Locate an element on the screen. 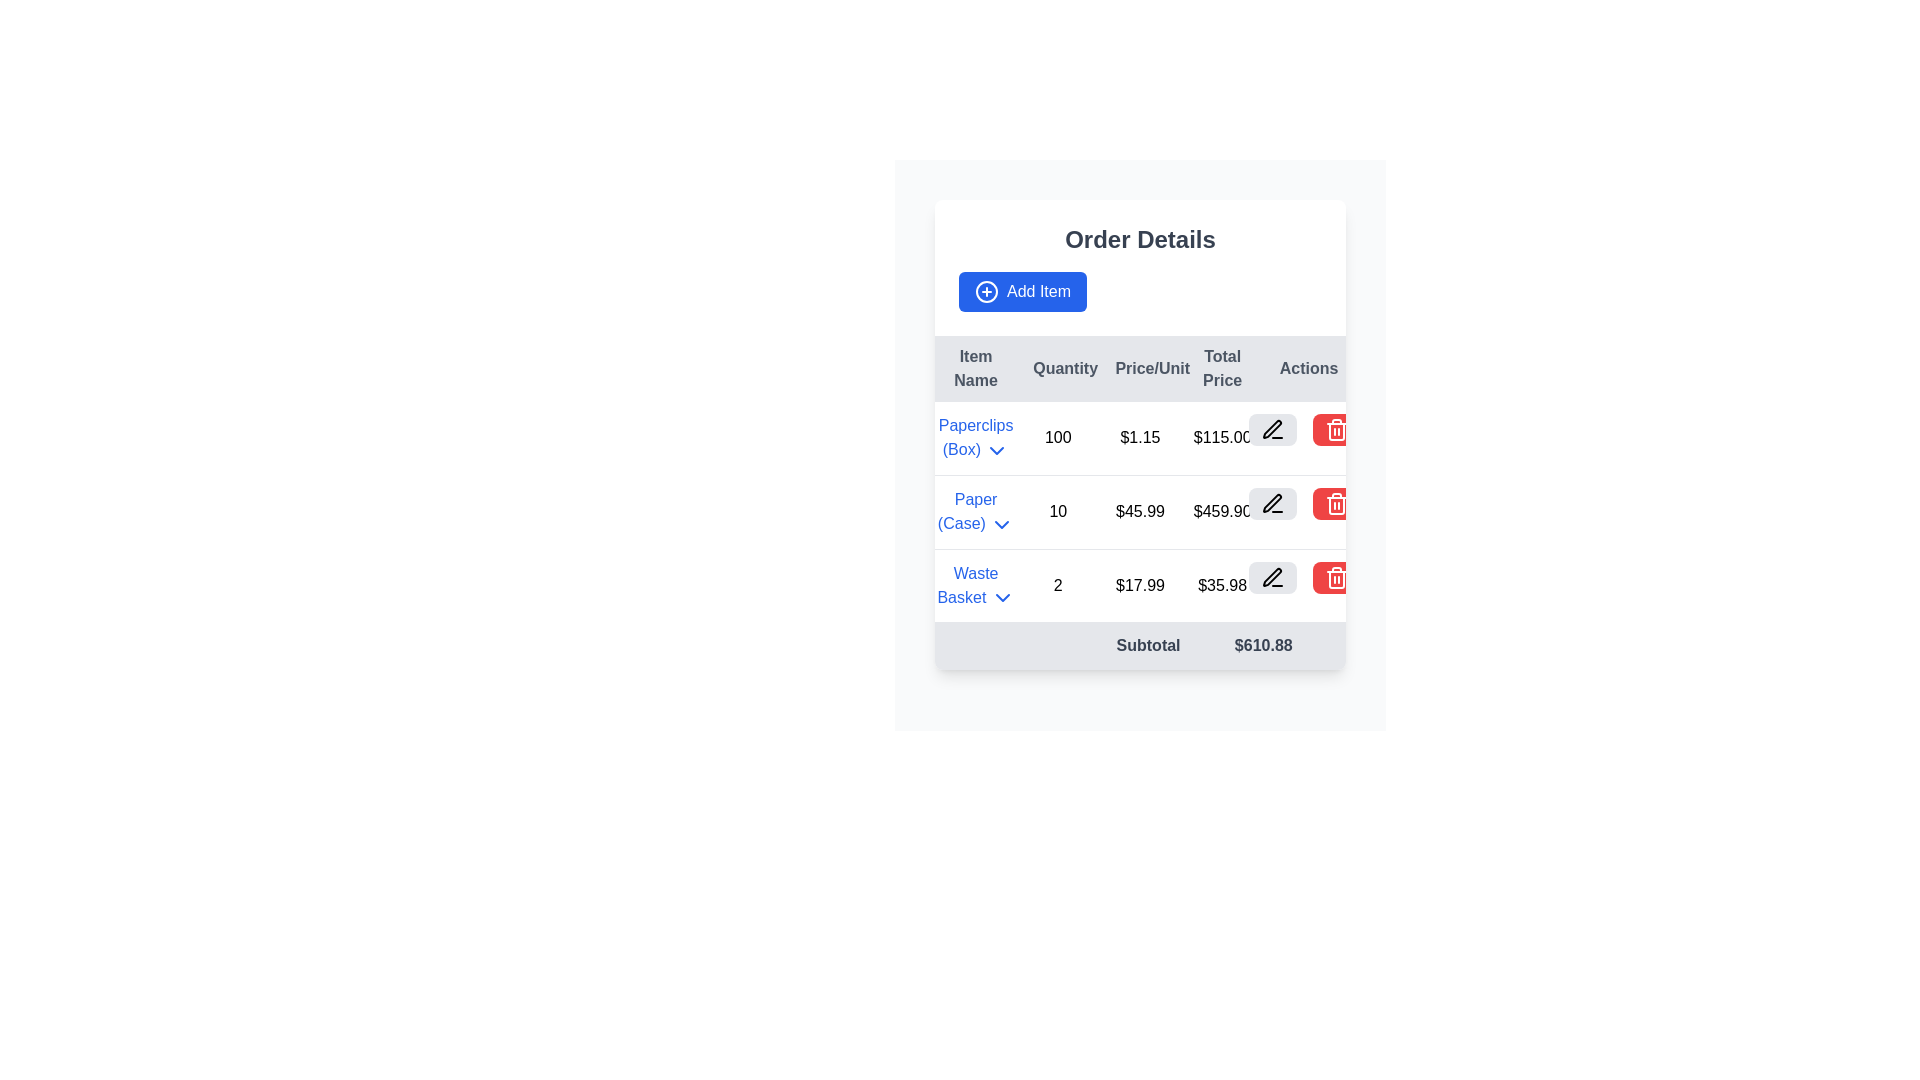 This screenshot has width=1920, height=1080. the edit button within the grouped action buttons (Edit and Delete) located in the Actions column of the first row, associated with the item 'Paperclips (Box)' is located at coordinates (1304, 428).